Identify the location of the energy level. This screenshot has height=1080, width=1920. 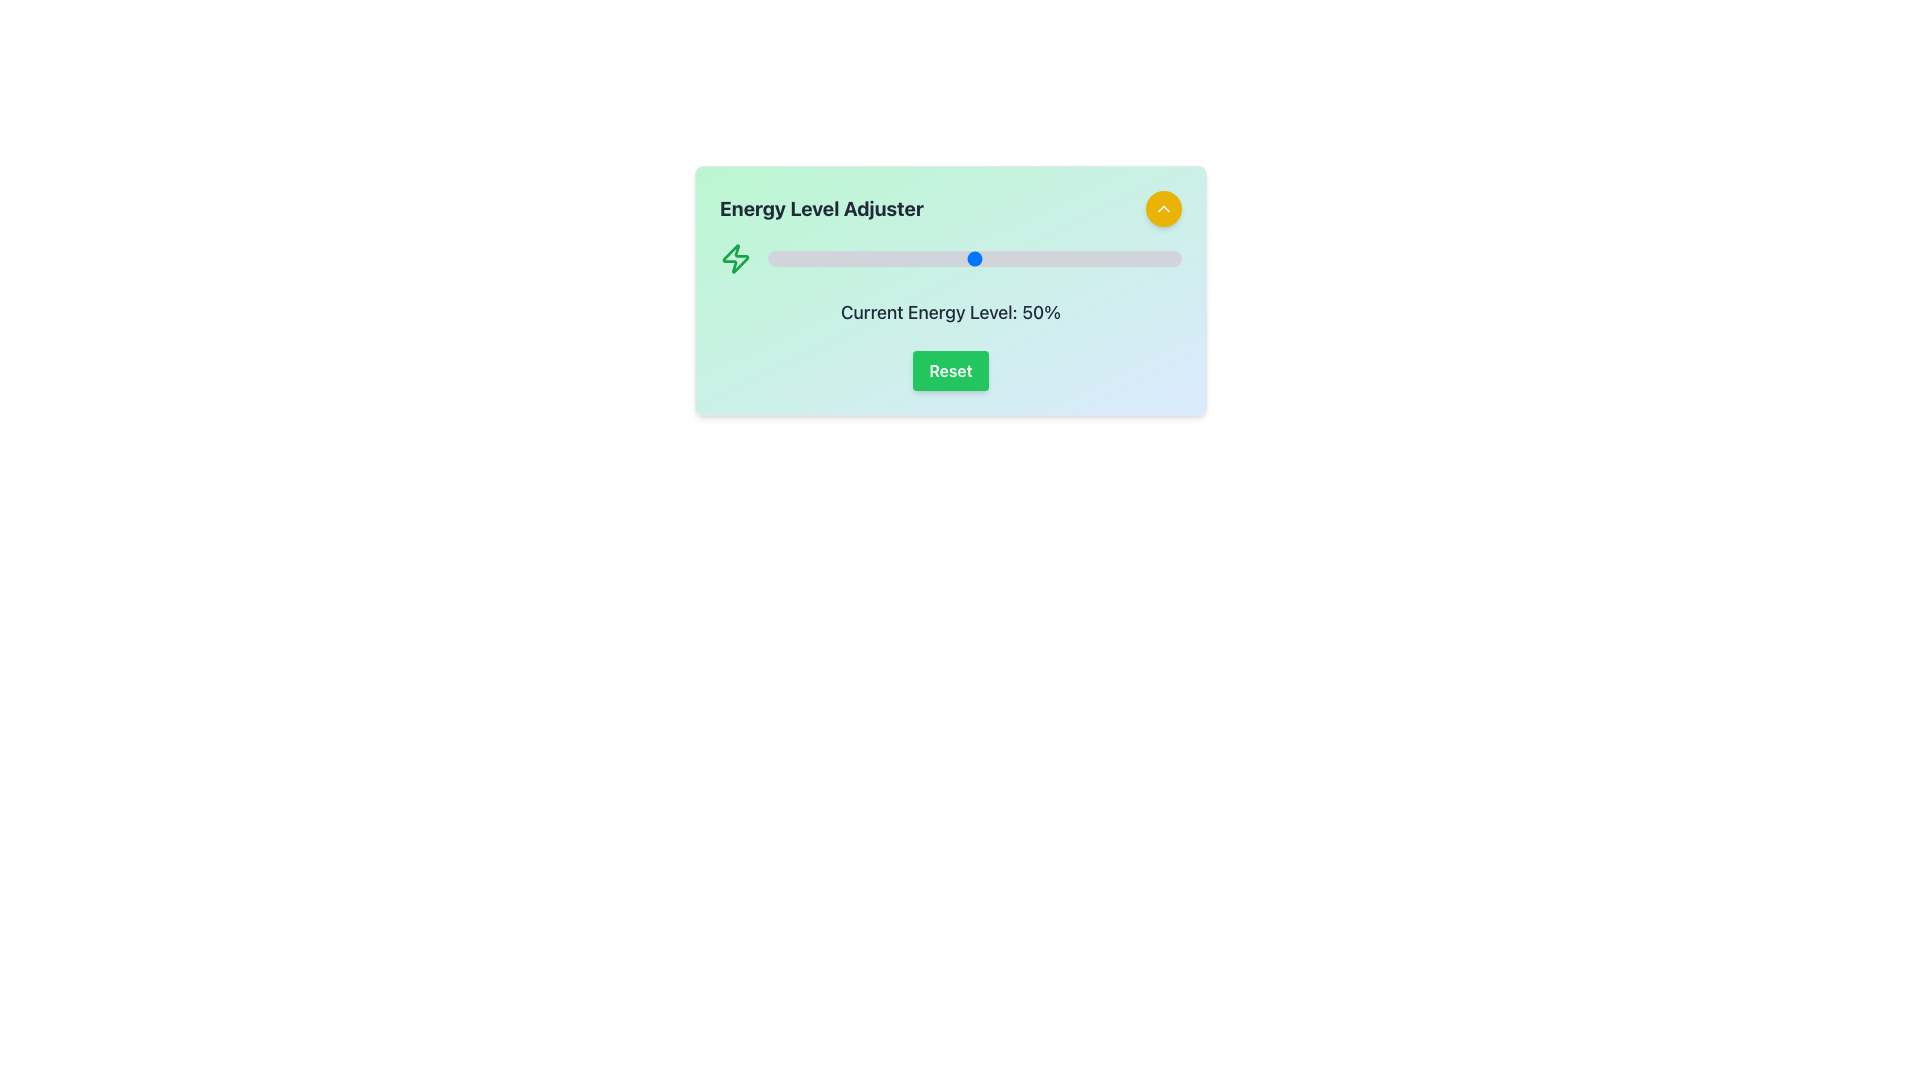
(949, 257).